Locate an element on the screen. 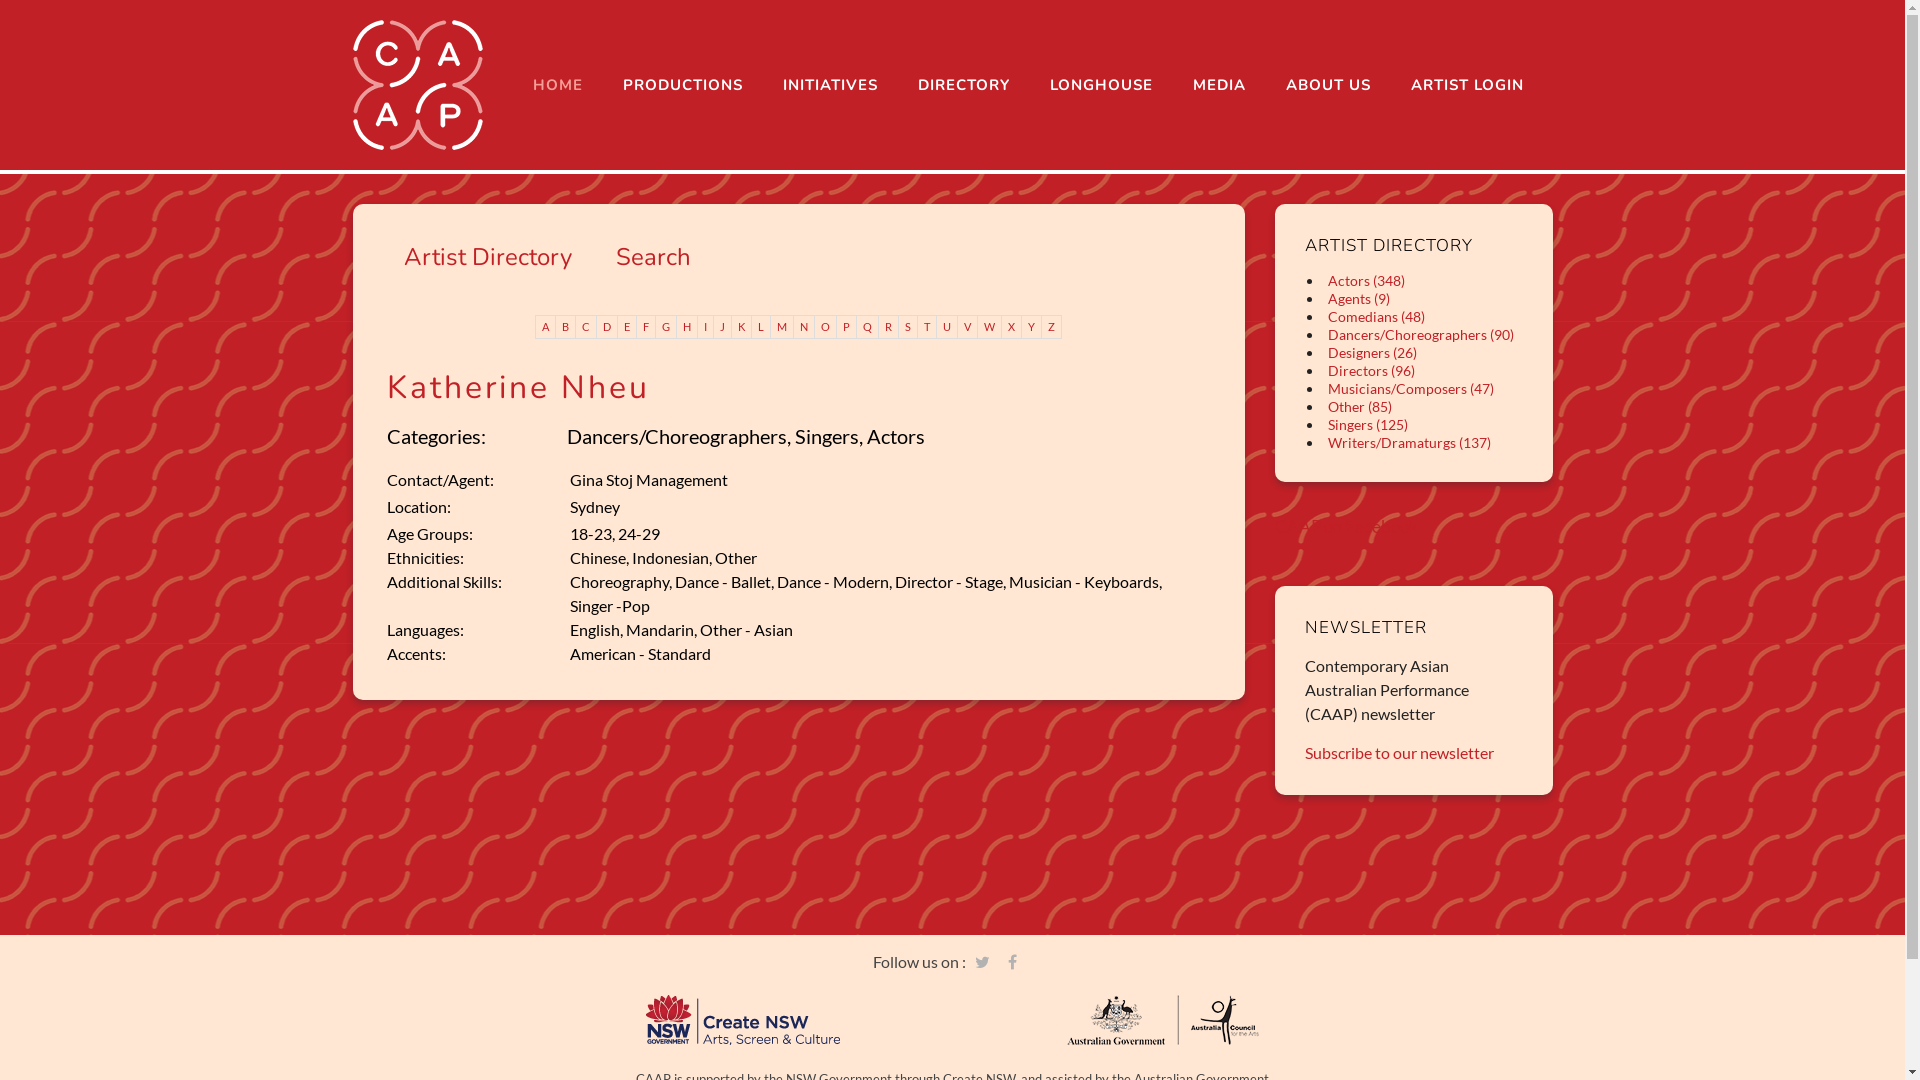 This screenshot has width=1920, height=1080. 'Dancers/Choreographers (90)' is located at coordinates (1323, 333).